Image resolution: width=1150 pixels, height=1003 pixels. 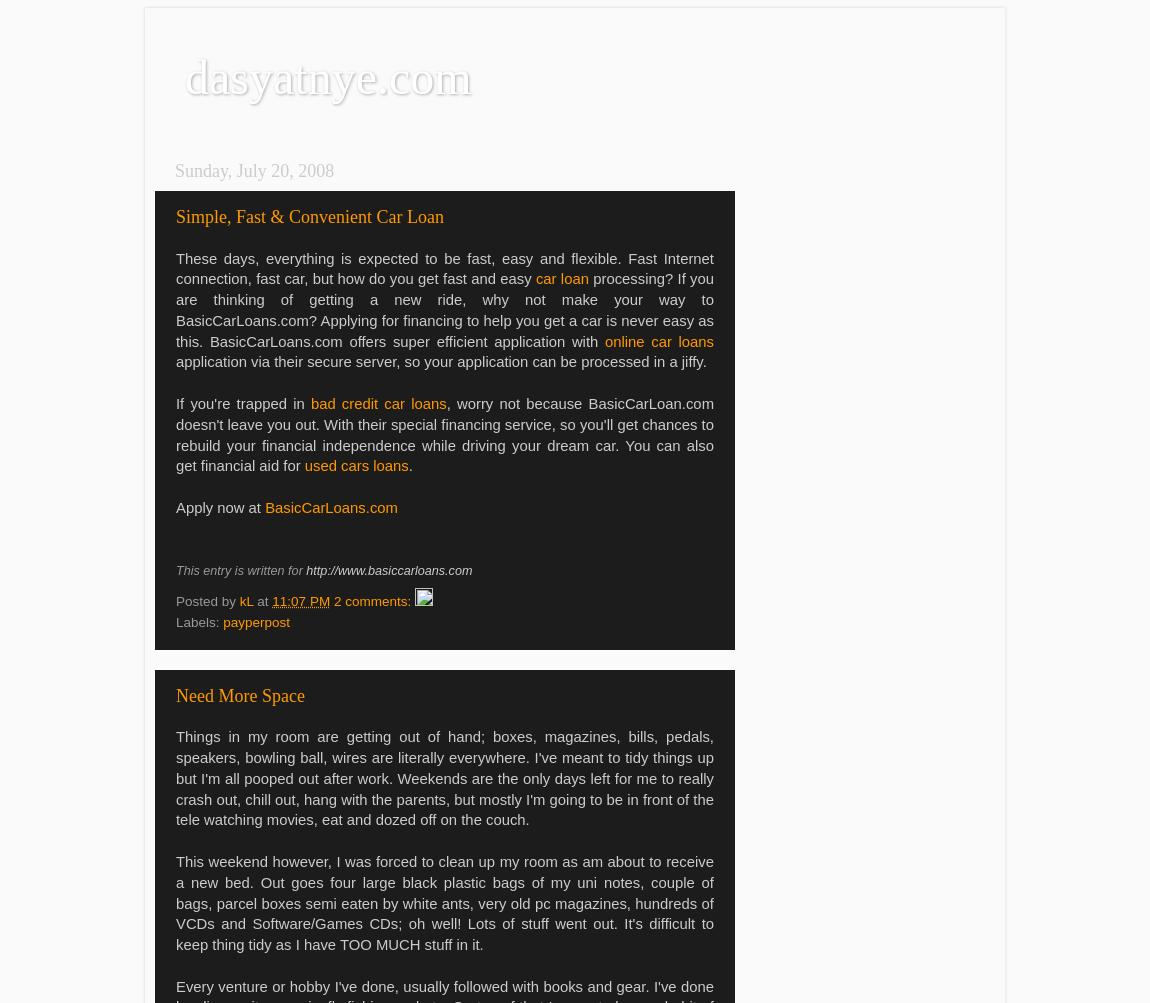 I want to click on 'and Software/Games', so click(x=291, y=922).